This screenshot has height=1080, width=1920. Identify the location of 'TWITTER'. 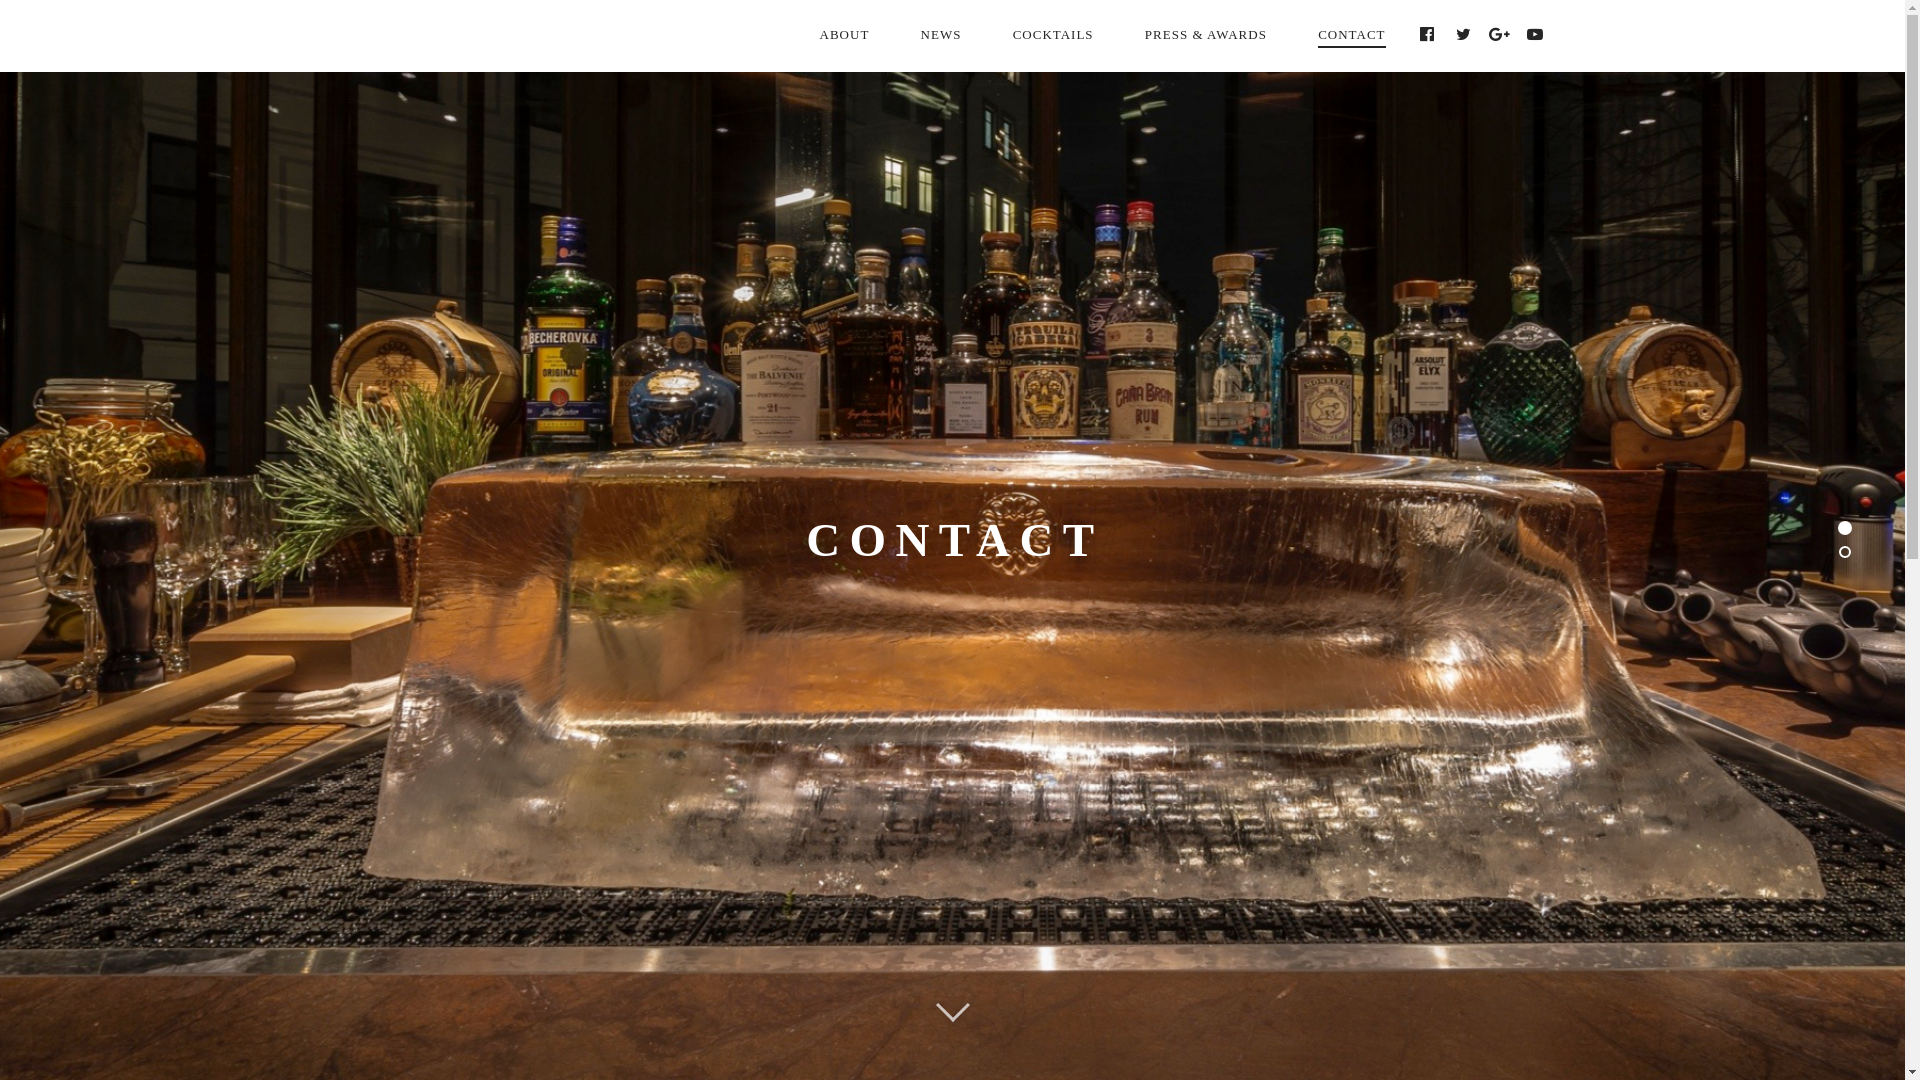
(1464, 34).